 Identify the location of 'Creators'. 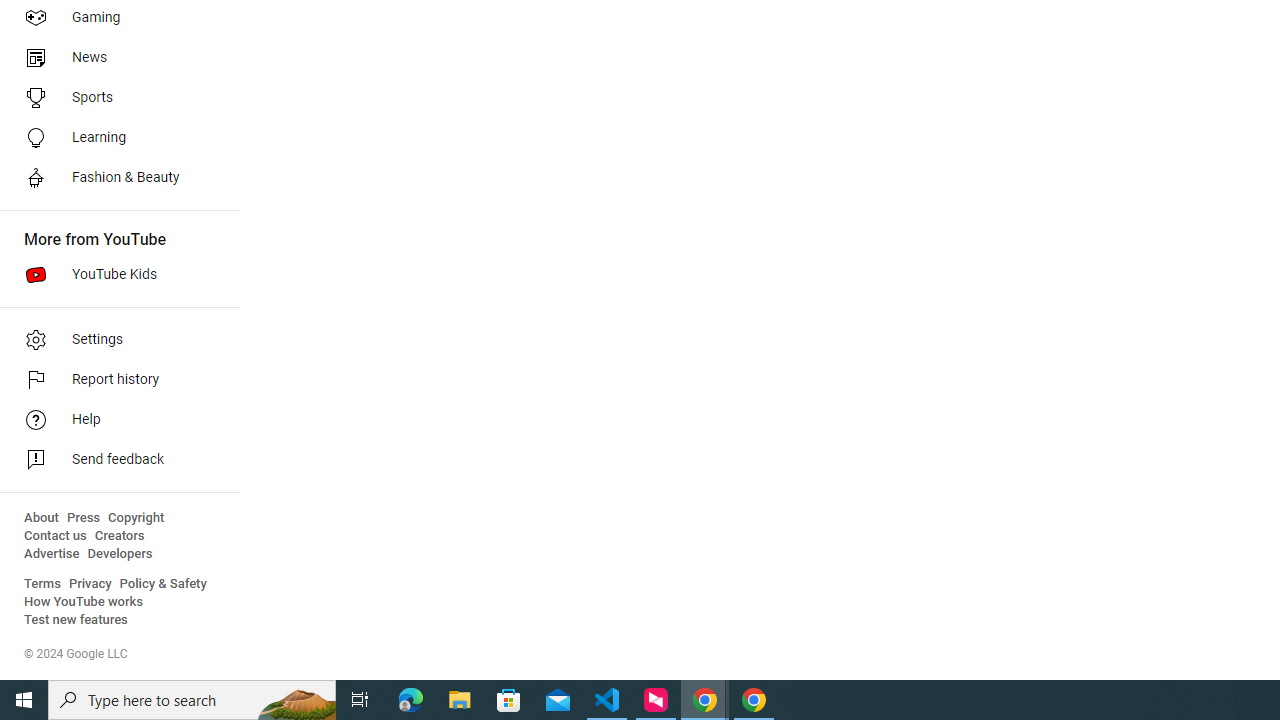
(118, 535).